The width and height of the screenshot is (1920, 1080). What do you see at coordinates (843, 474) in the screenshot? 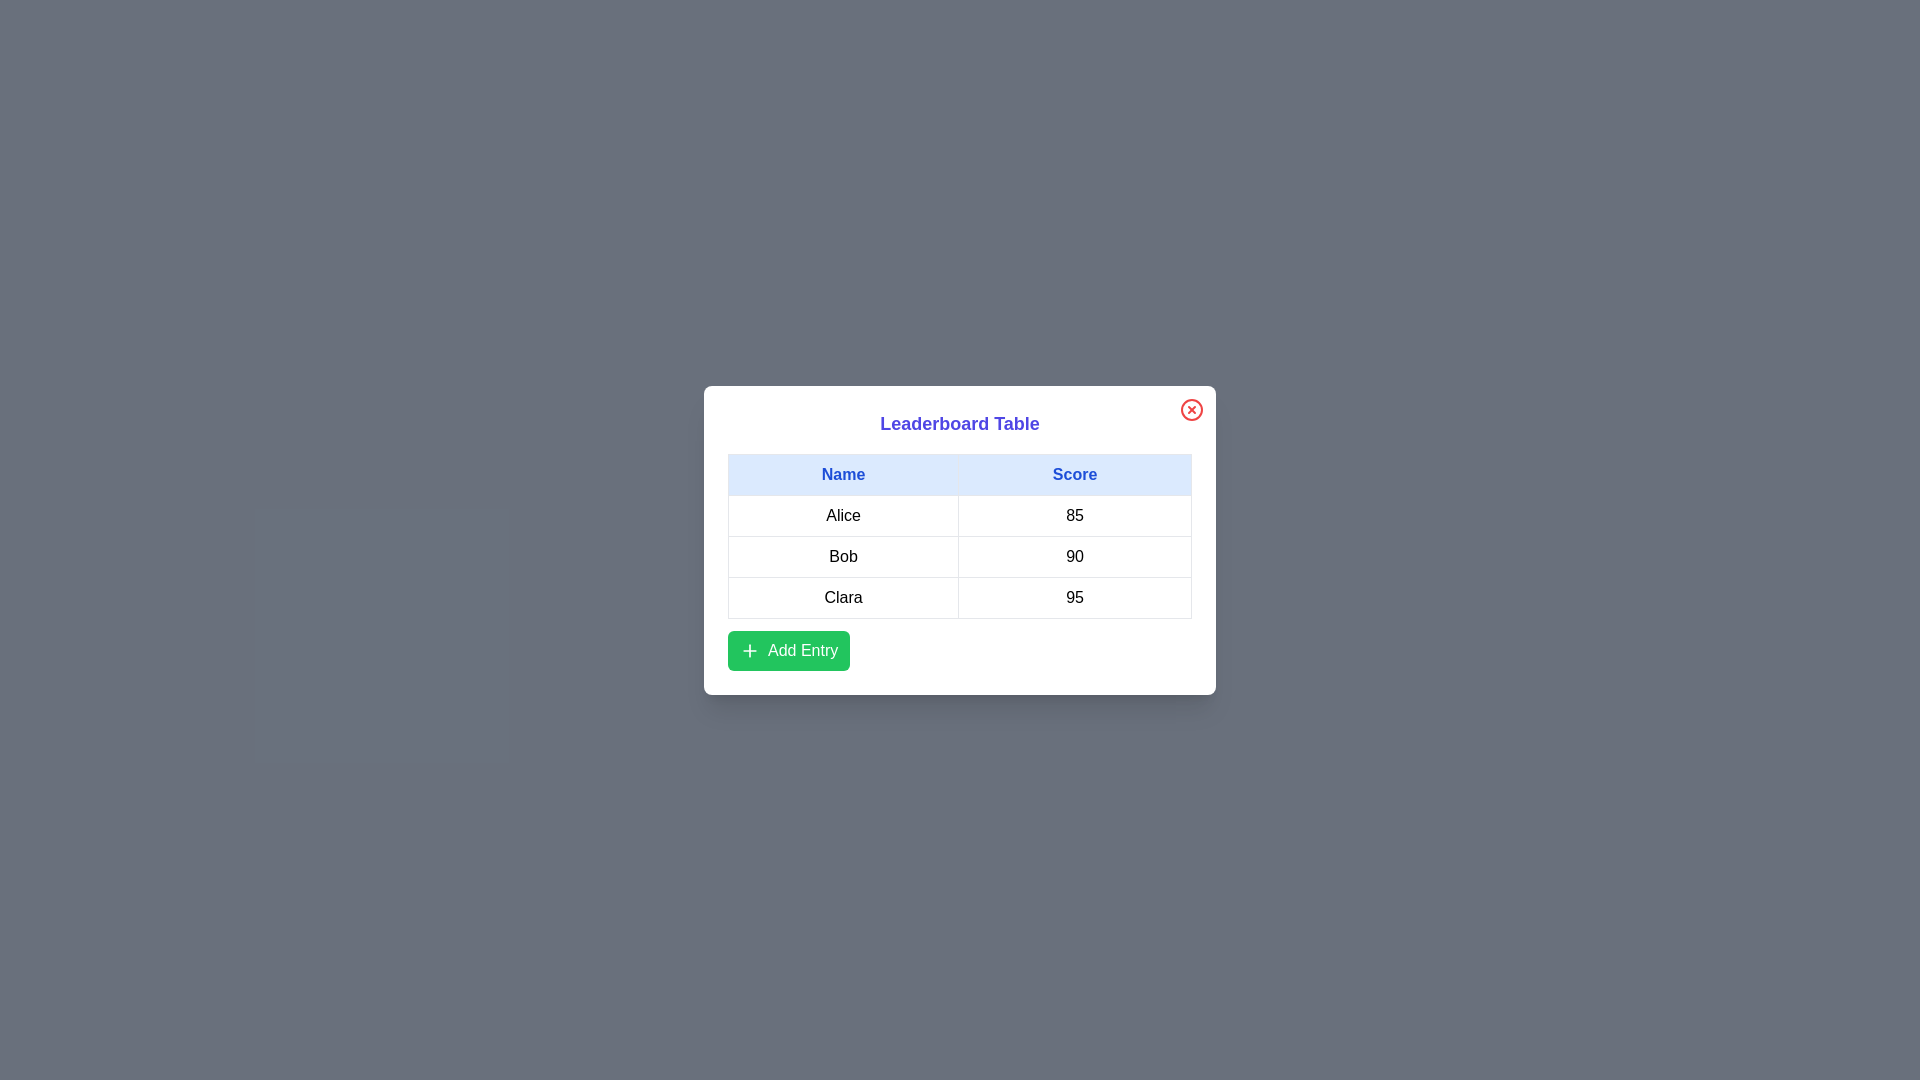
I see `the table header Name to sort the table by that column` at bounding box center [843, 474].